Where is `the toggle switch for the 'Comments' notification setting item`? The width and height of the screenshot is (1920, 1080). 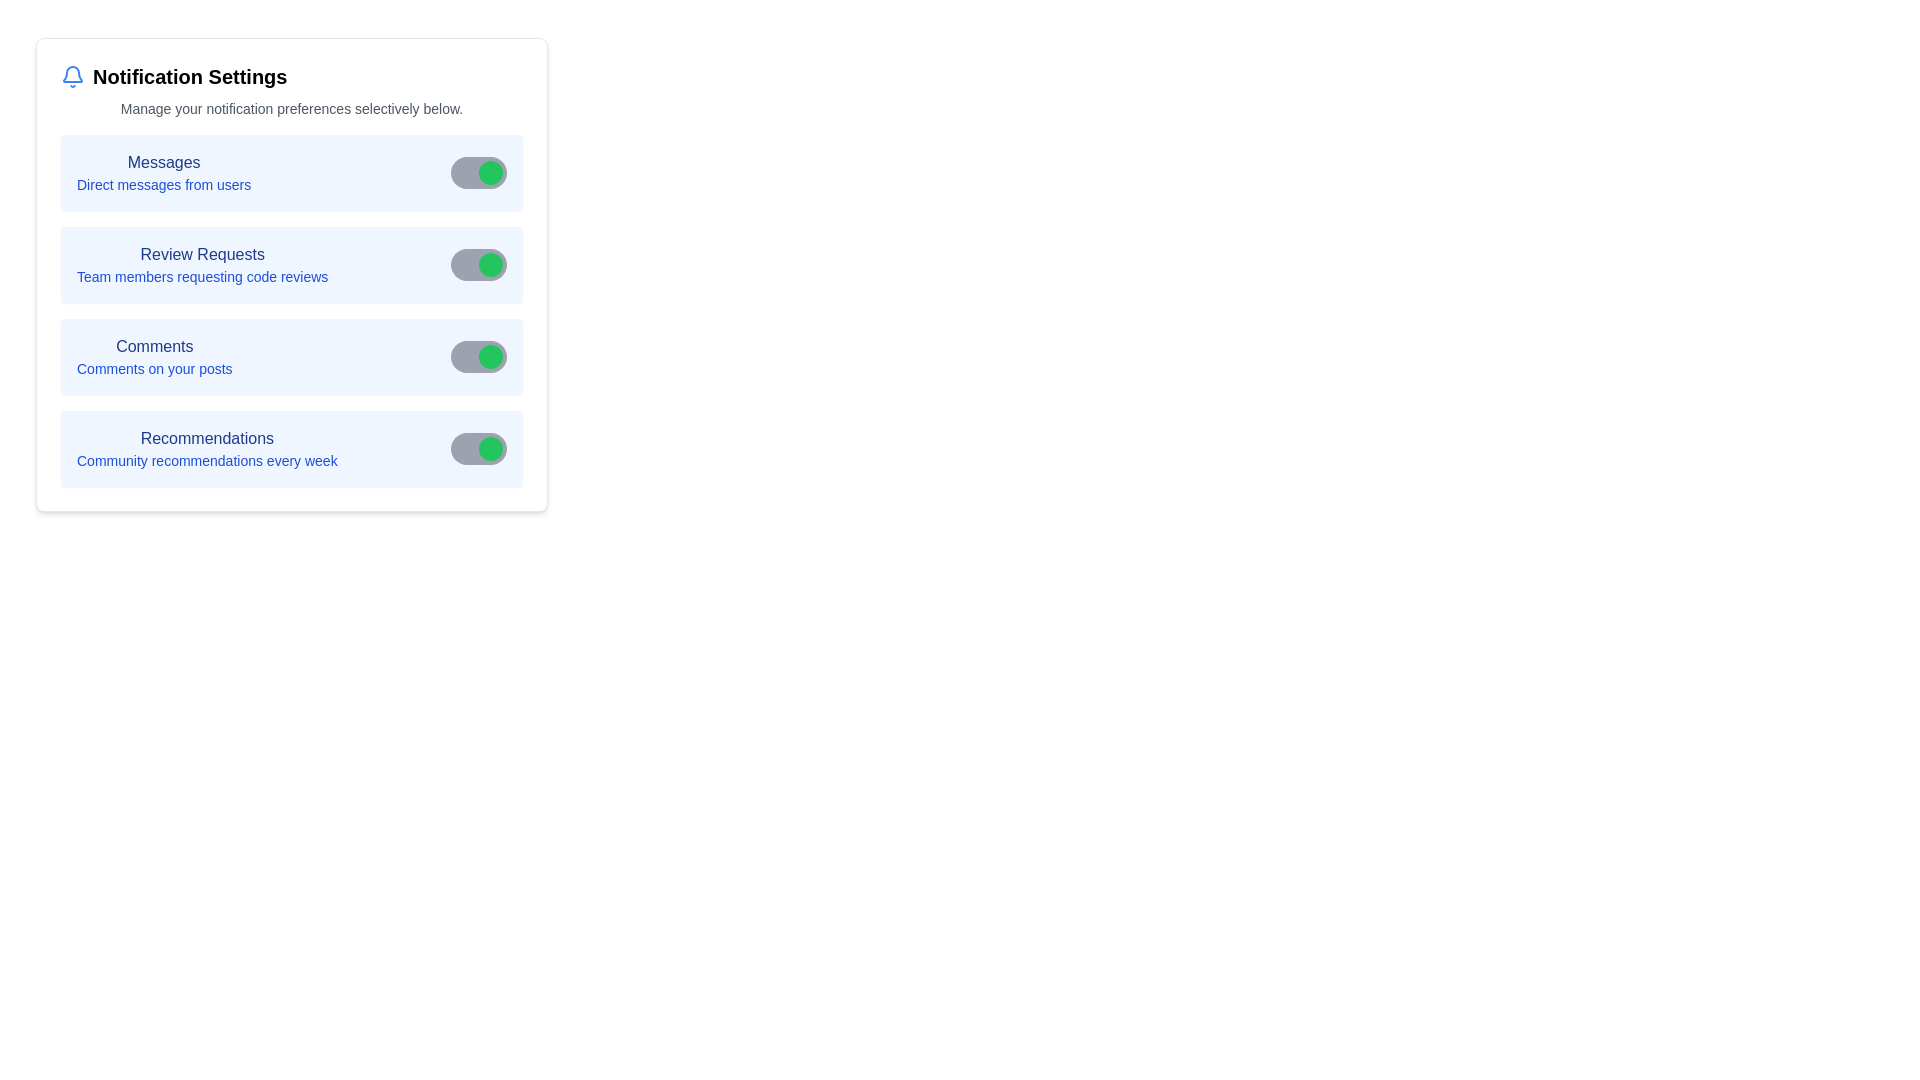 the toggle switch for the 'Comments' notification setting item is located at coordinates (291, 356).